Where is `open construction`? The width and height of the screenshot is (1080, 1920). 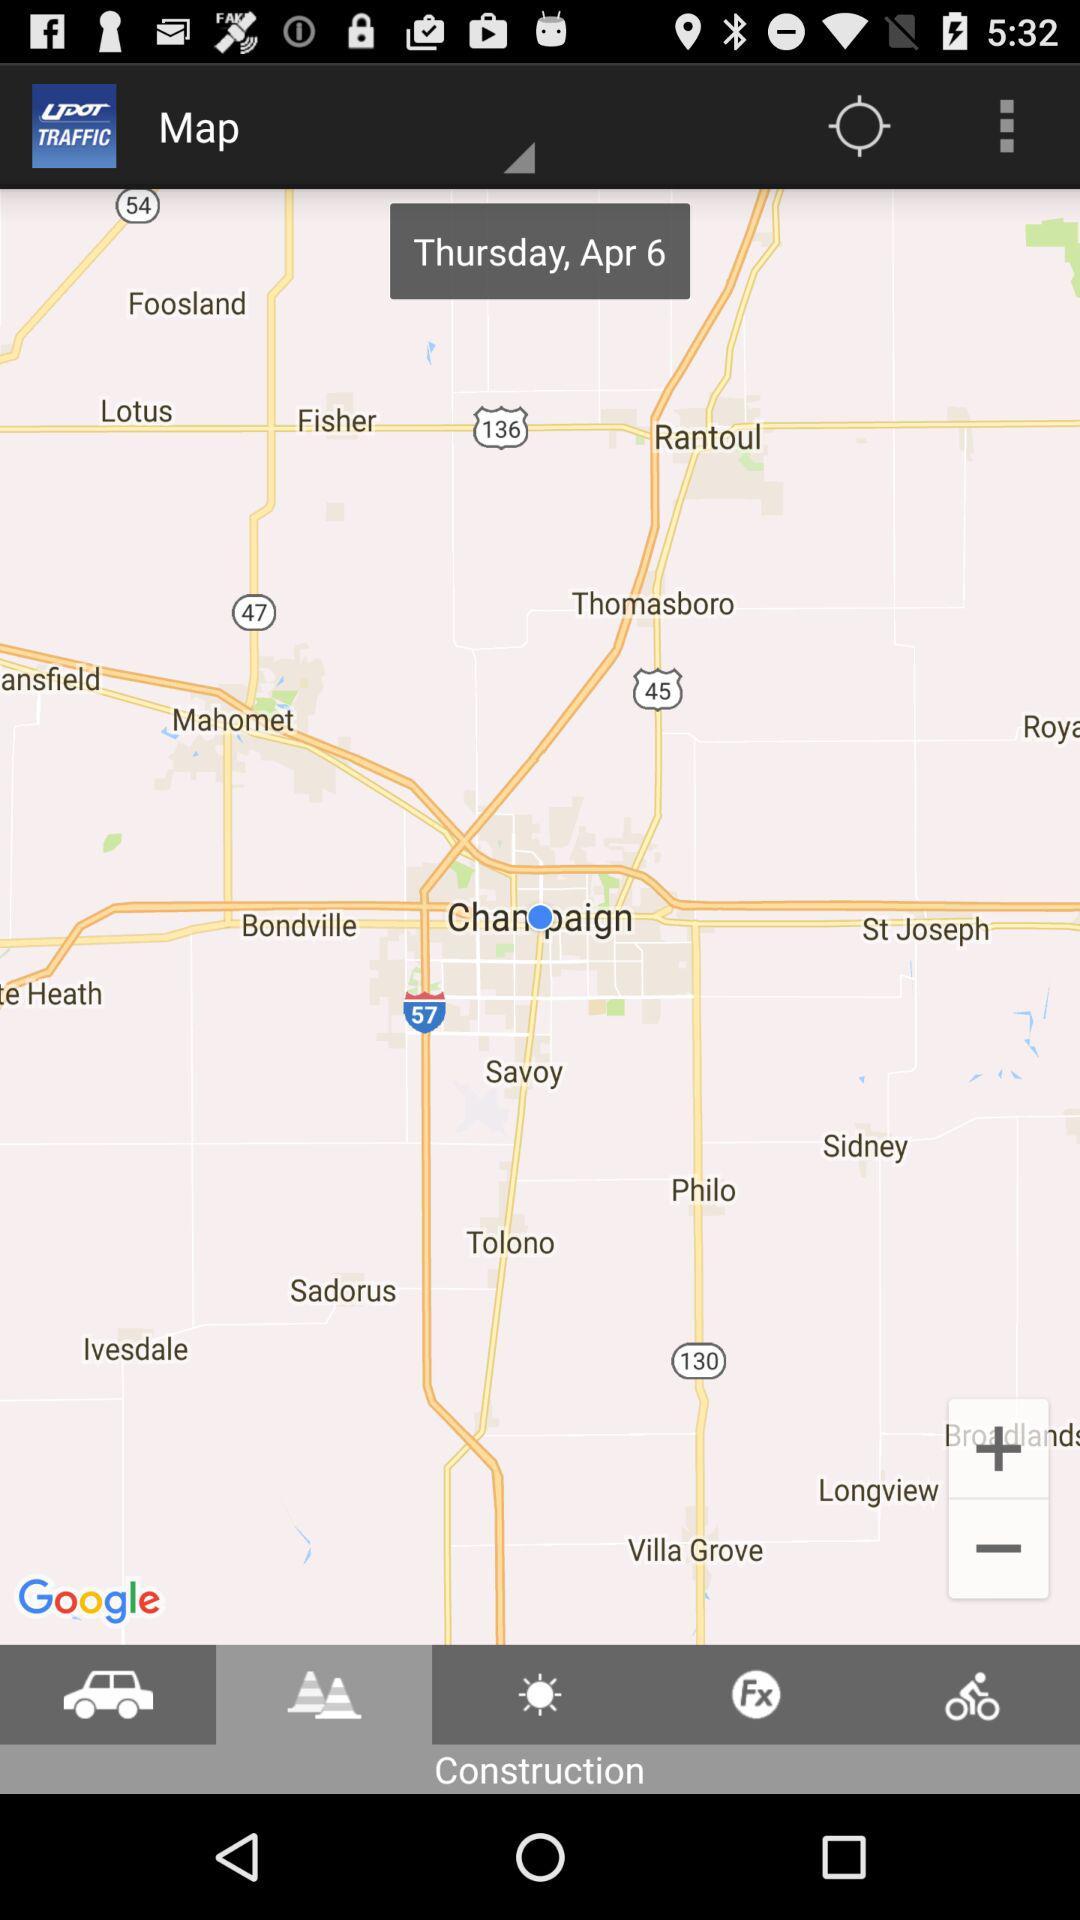
open construction is located at coordinates (323, 1693).